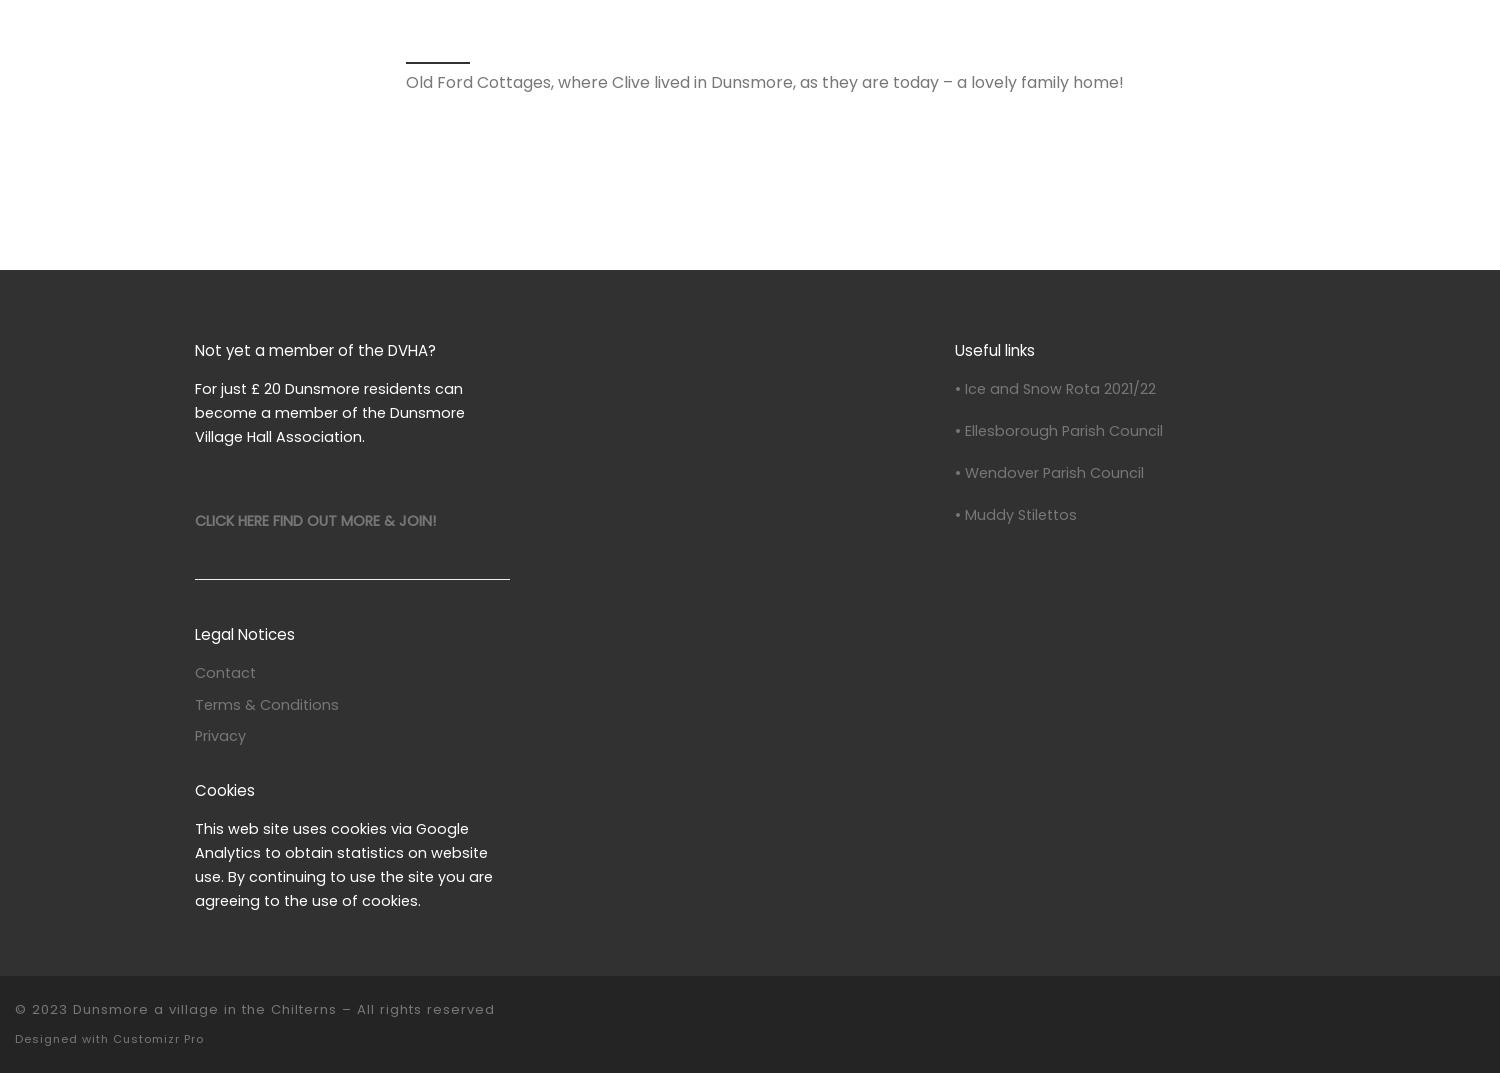  Describe the element at coordinates (219, 734) in the screenshot. I see `'Privacy'` at that location.